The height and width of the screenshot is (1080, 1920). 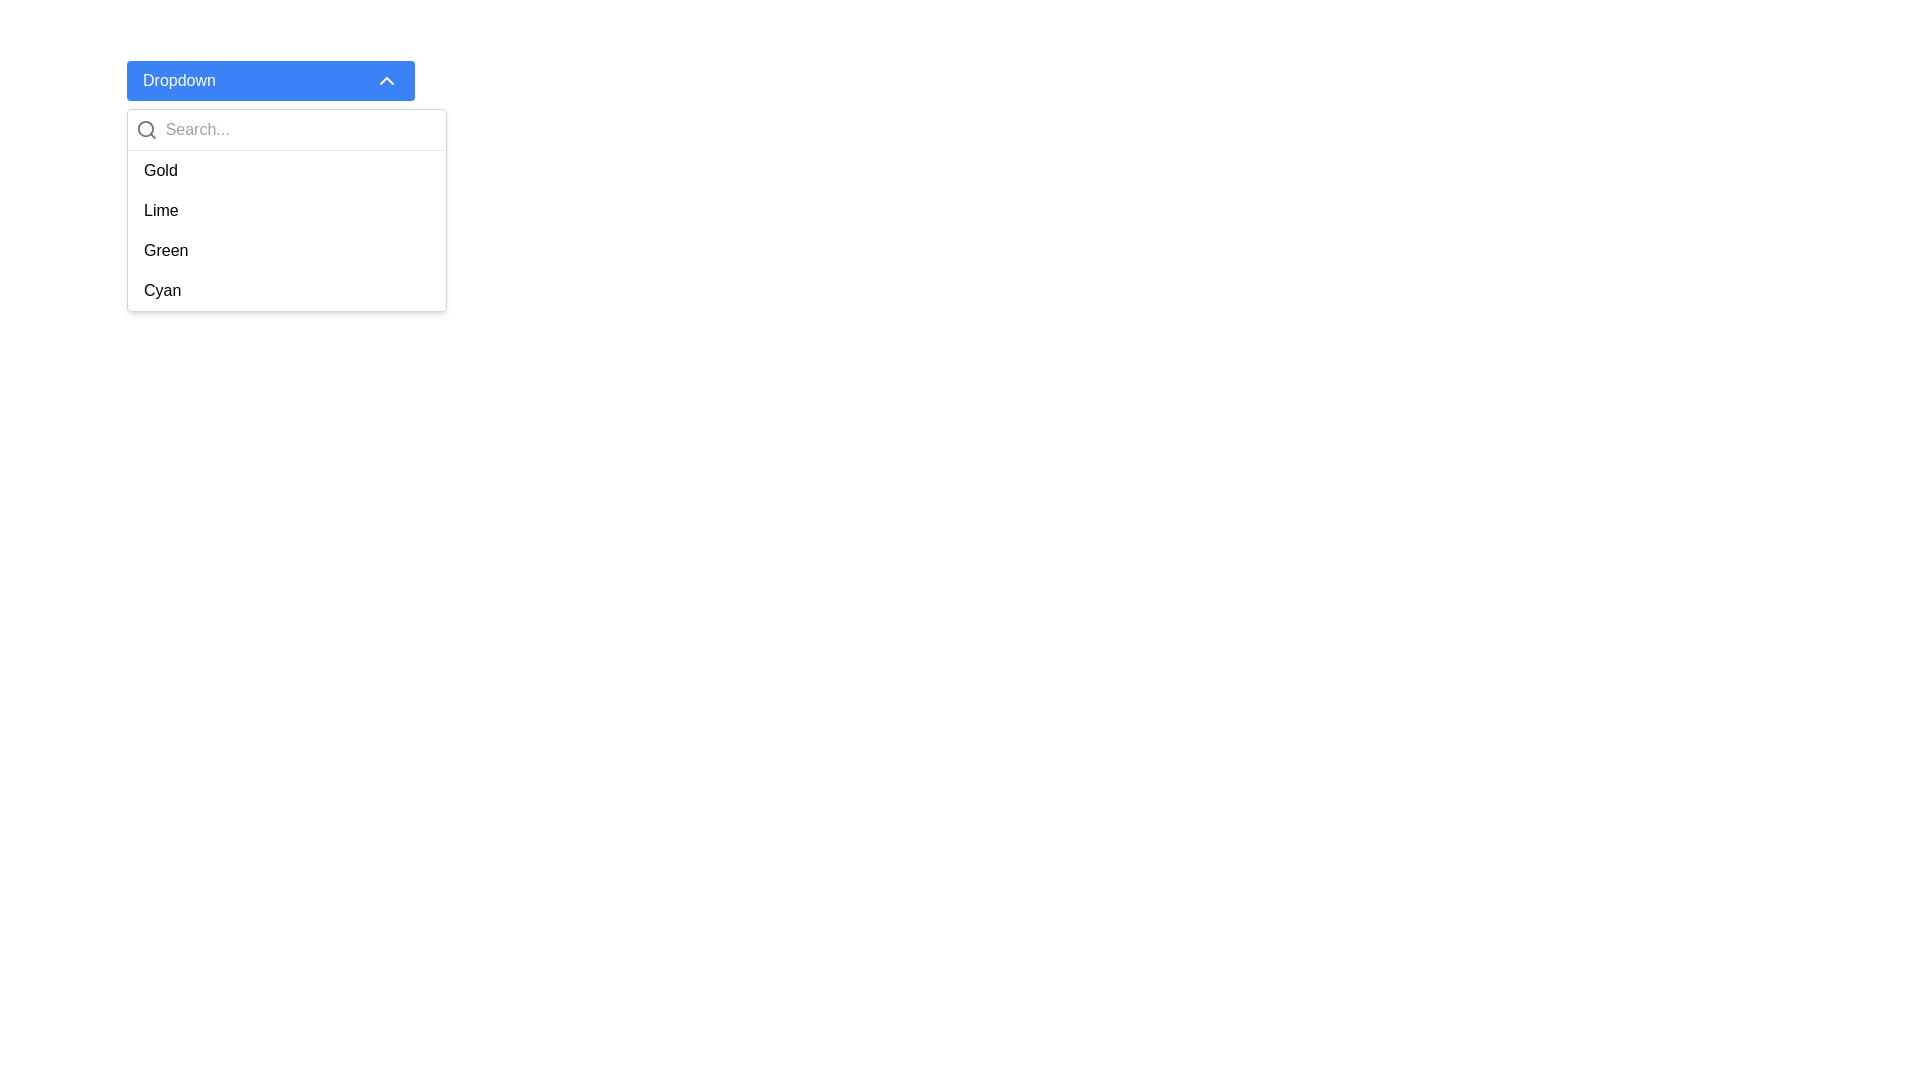 What do you see at coordinates (286, 249) in the screenshot?
I see `to select the 'Green' option from the dropdown menu, which is the third item in a vertical list between 'Lime' and 'Cyan'` at bounding box center [286, 249].